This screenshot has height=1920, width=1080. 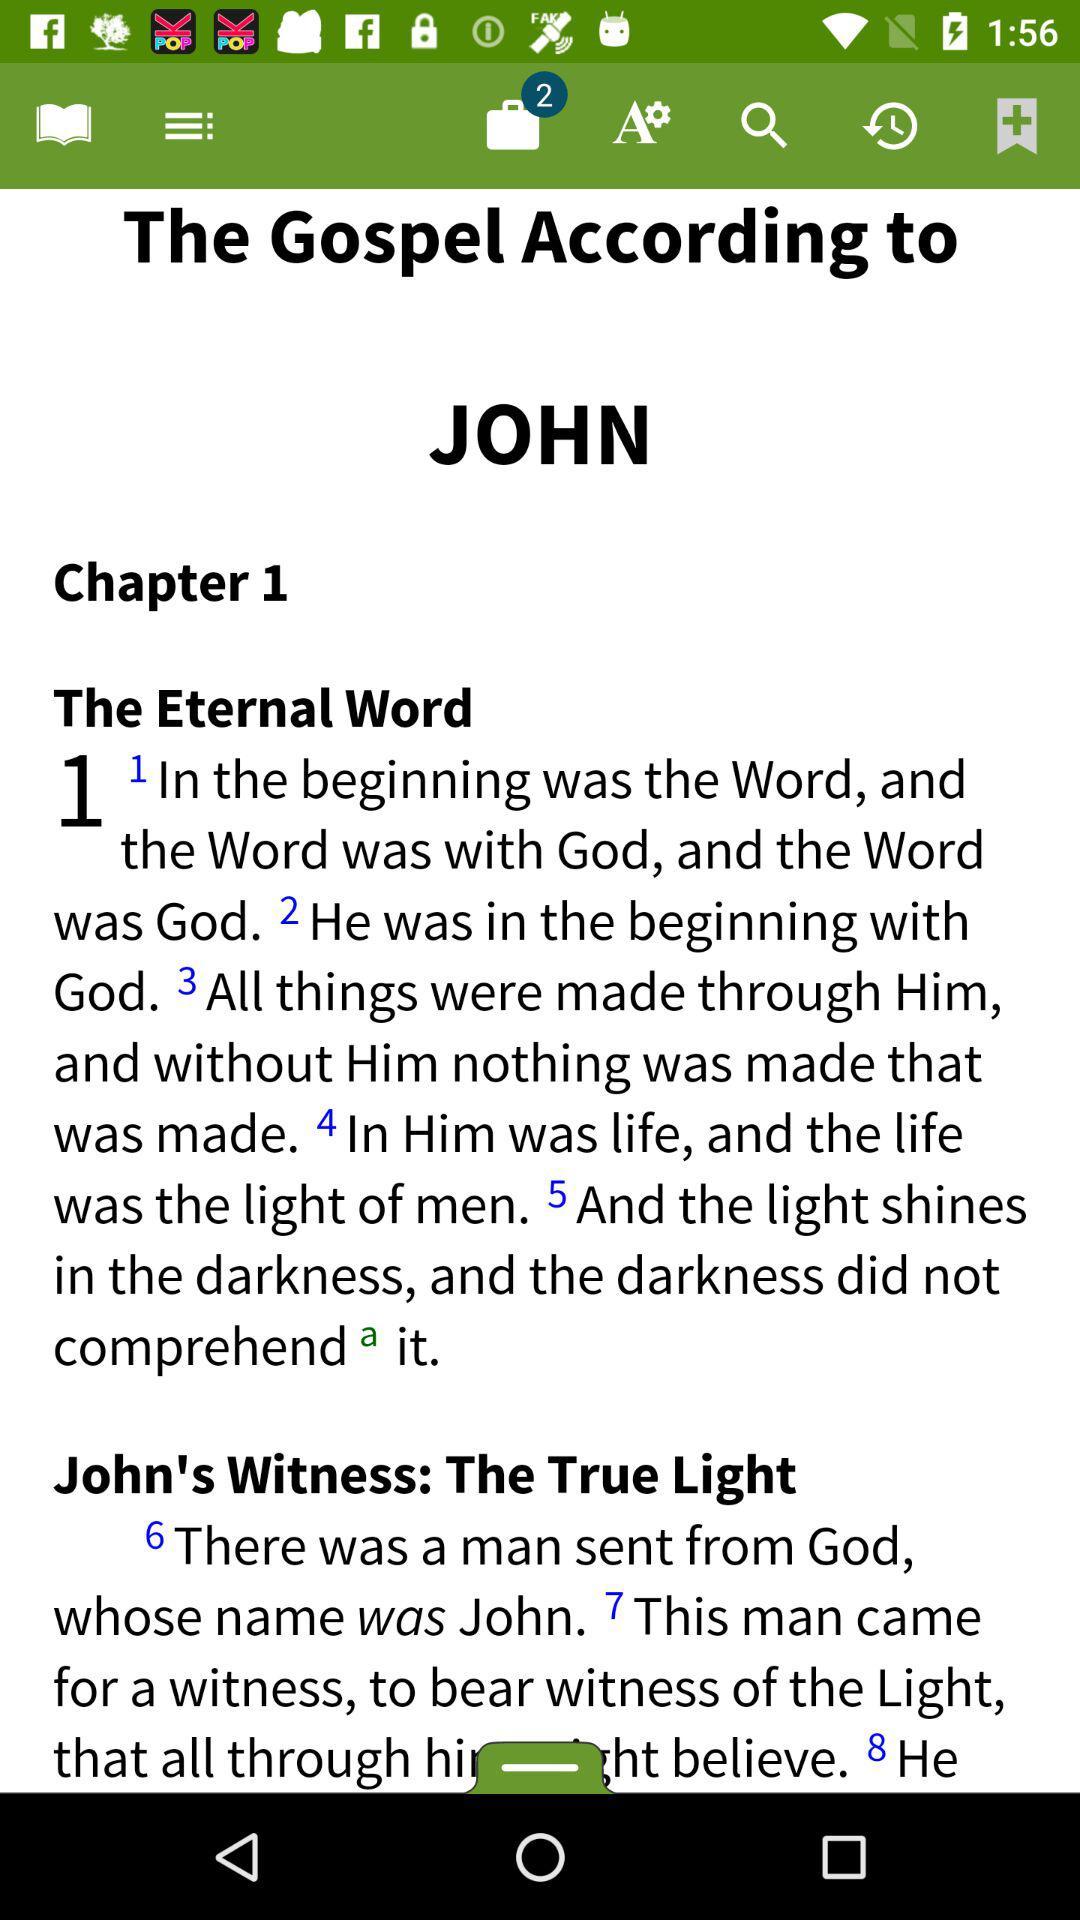 What do you see at coordinates (764, 124) in the screenshot?
I see `search document` at bounding box center [764, 124].